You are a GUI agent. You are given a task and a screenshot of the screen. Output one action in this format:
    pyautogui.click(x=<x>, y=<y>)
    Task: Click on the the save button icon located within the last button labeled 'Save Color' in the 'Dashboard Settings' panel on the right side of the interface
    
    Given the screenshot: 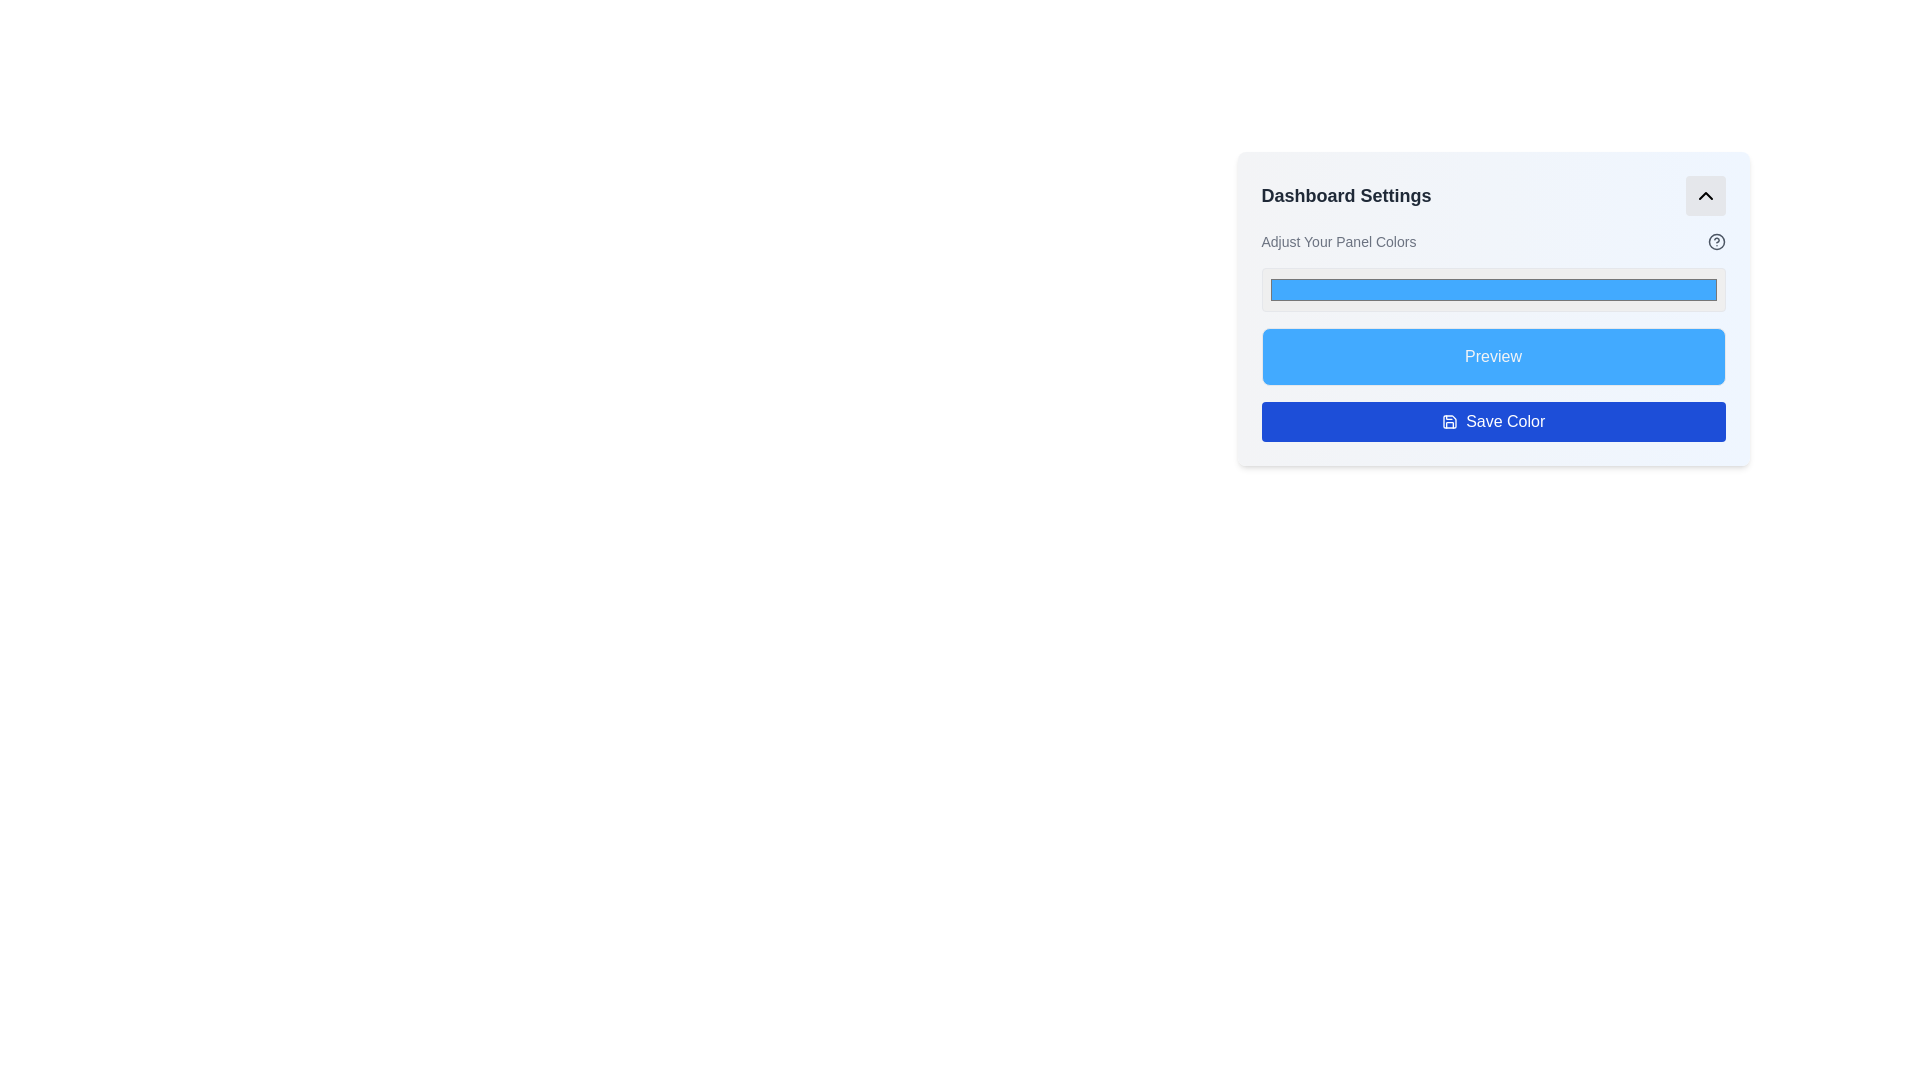 What is the action you would take?
    pyautogui.click(x=1449, y=420)
    